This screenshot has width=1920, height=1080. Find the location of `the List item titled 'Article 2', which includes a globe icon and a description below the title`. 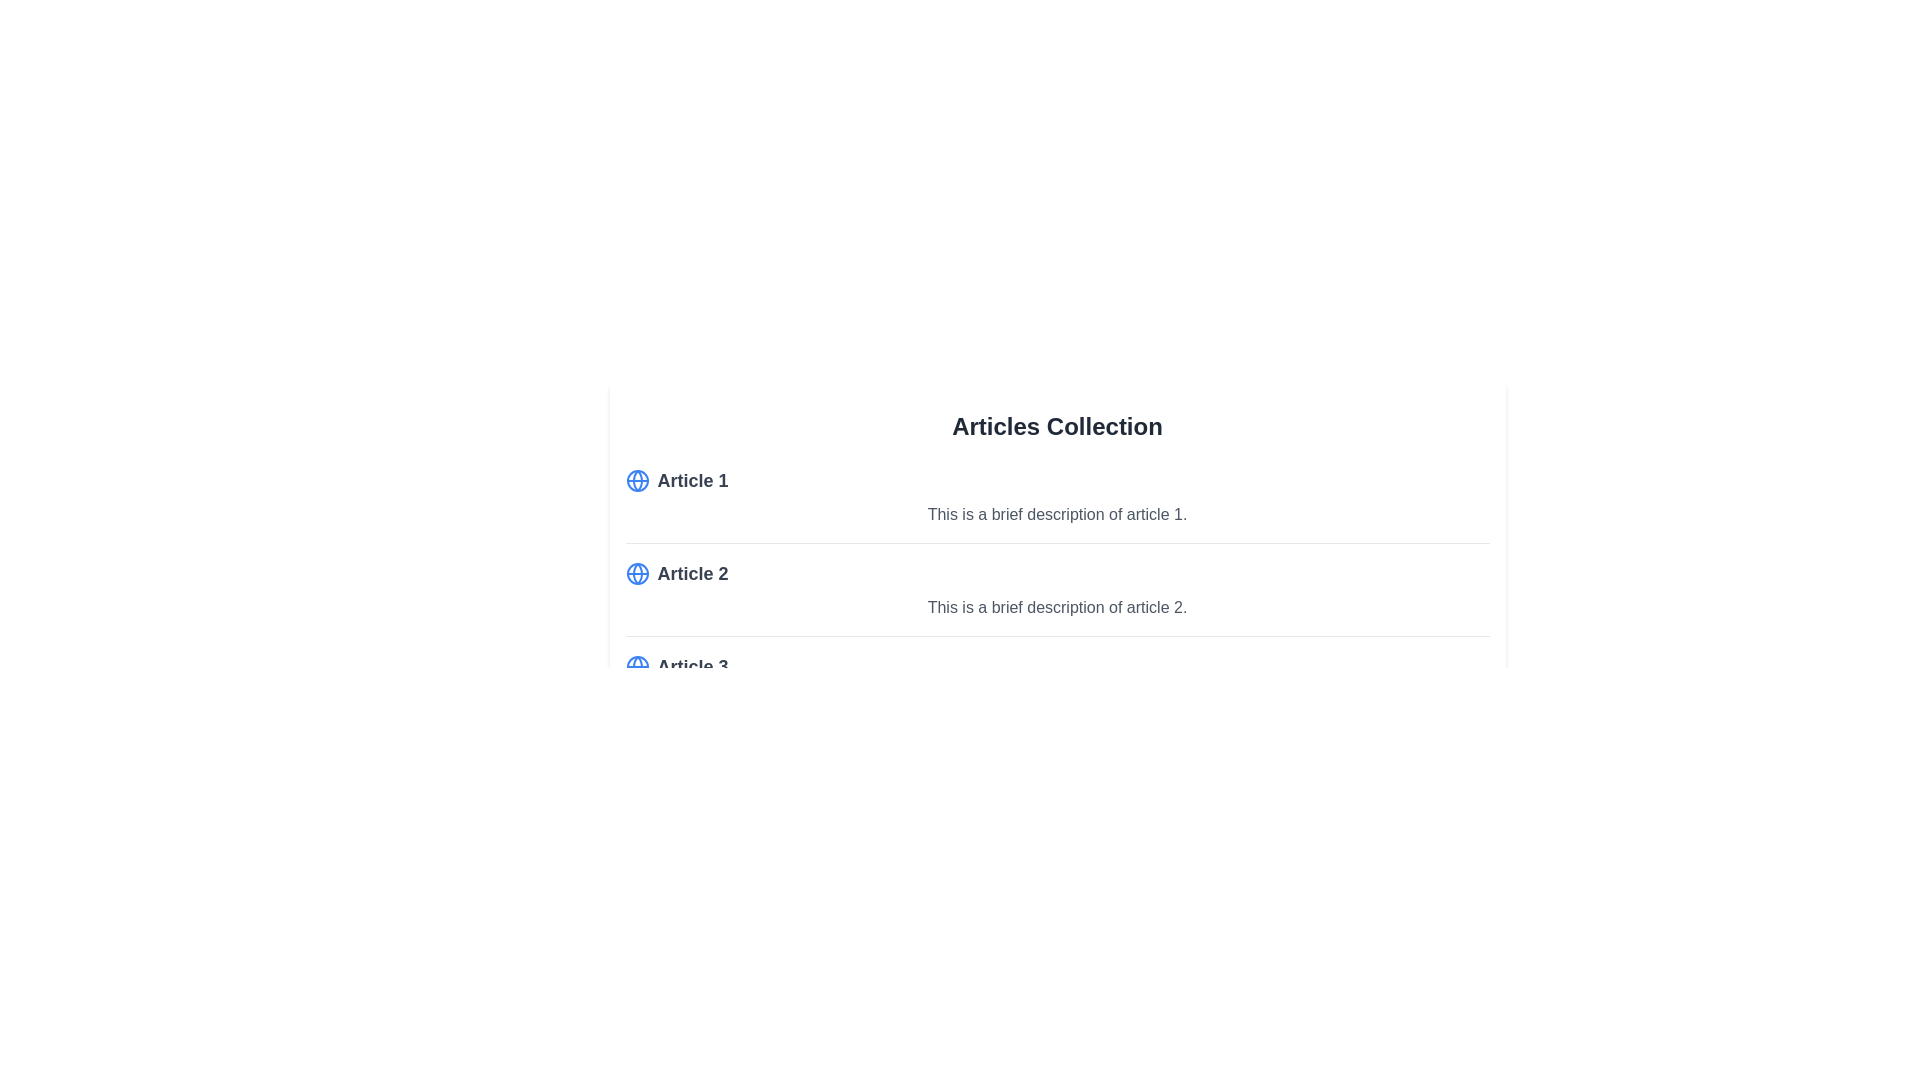

the List item titled 'Article 2', which includes a globe icon and a description below the title is located at coordinates (1056, 597).